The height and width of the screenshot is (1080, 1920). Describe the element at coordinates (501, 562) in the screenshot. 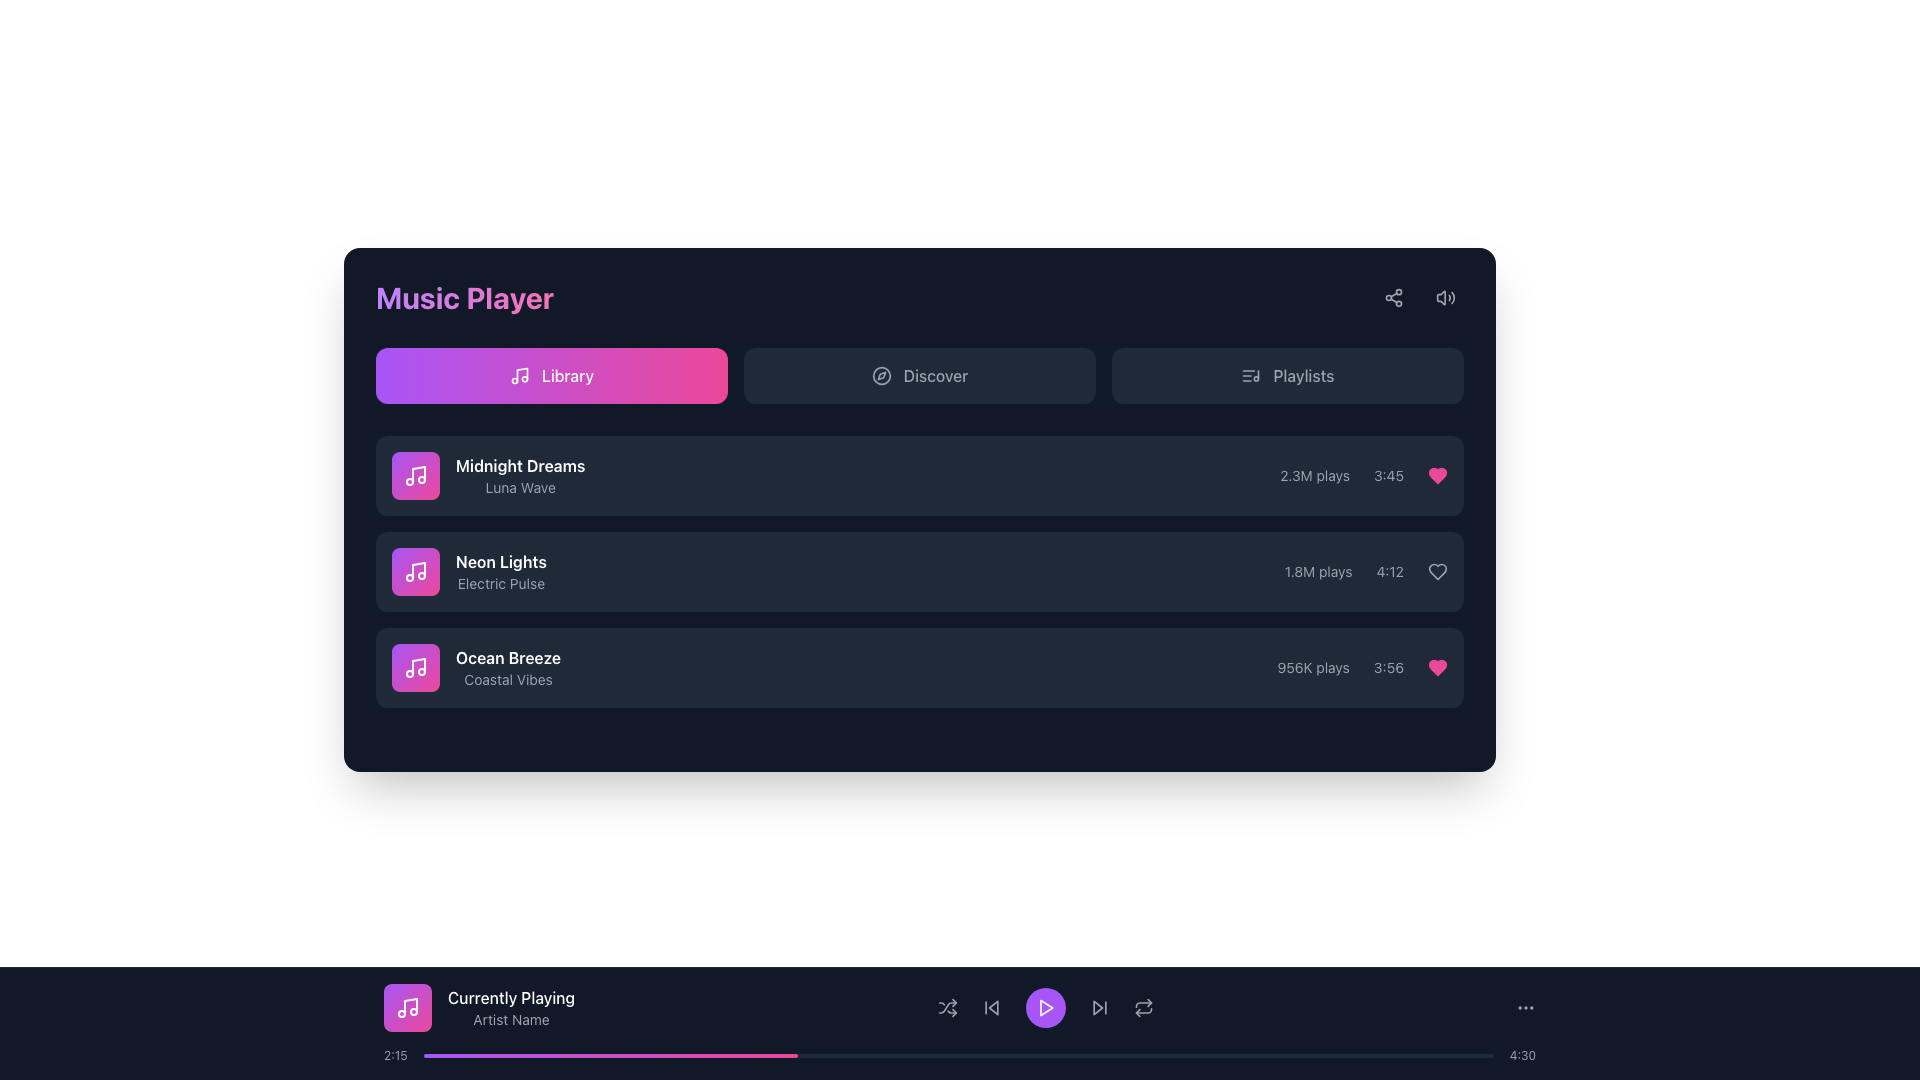

I see `the title text of the second track in the music player's library section, which is positioned above the subtitle 'Electric Pulse'` at that location.